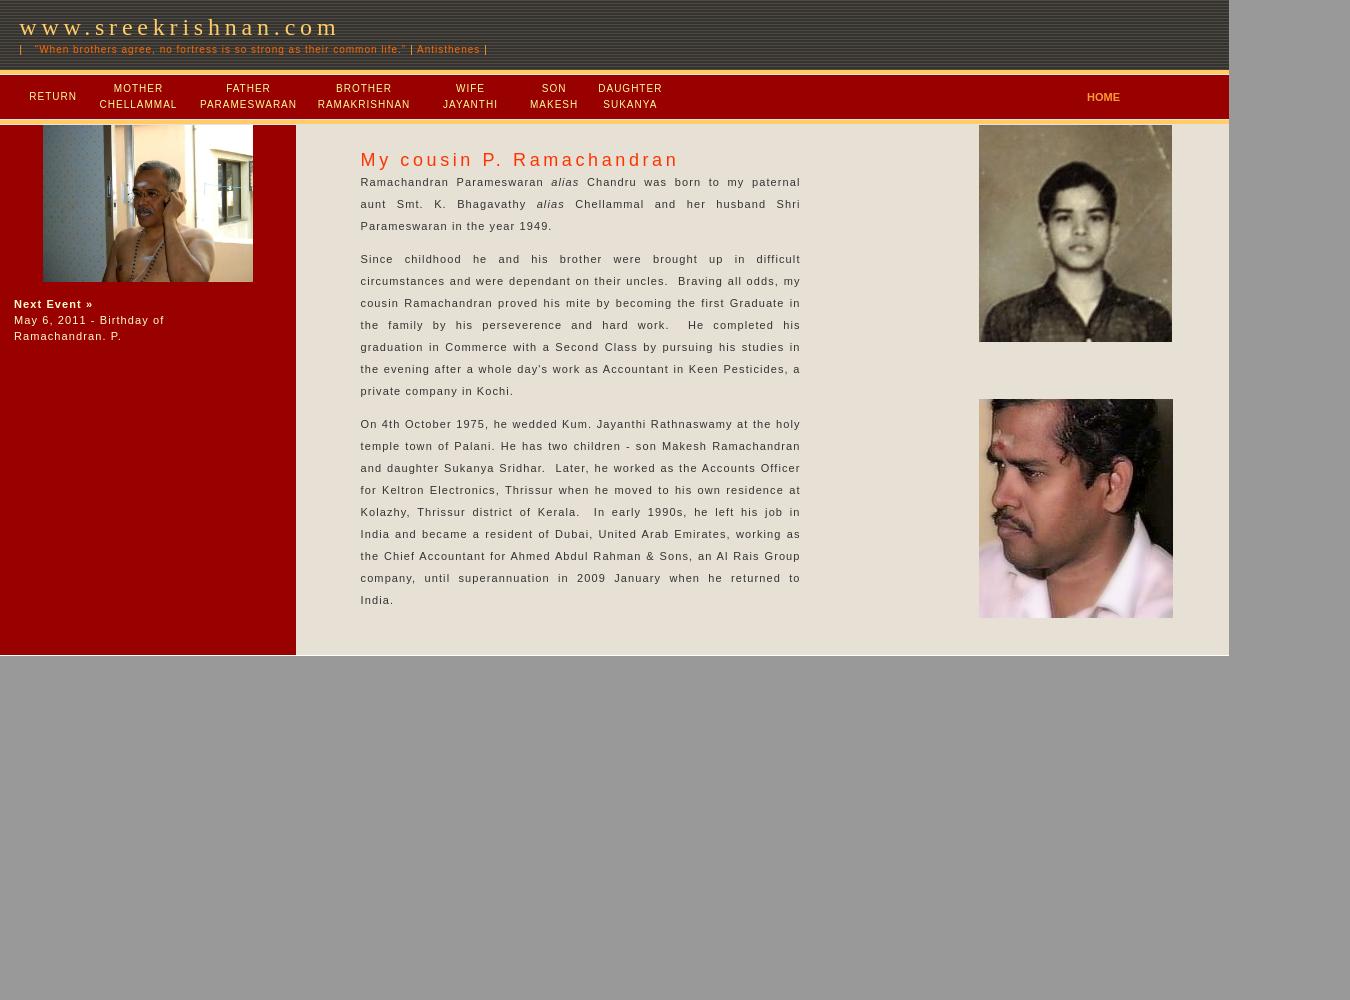  Describe the element at coordinates (13, 304) in the screenshot. I see `'Next Event »'` at that location.